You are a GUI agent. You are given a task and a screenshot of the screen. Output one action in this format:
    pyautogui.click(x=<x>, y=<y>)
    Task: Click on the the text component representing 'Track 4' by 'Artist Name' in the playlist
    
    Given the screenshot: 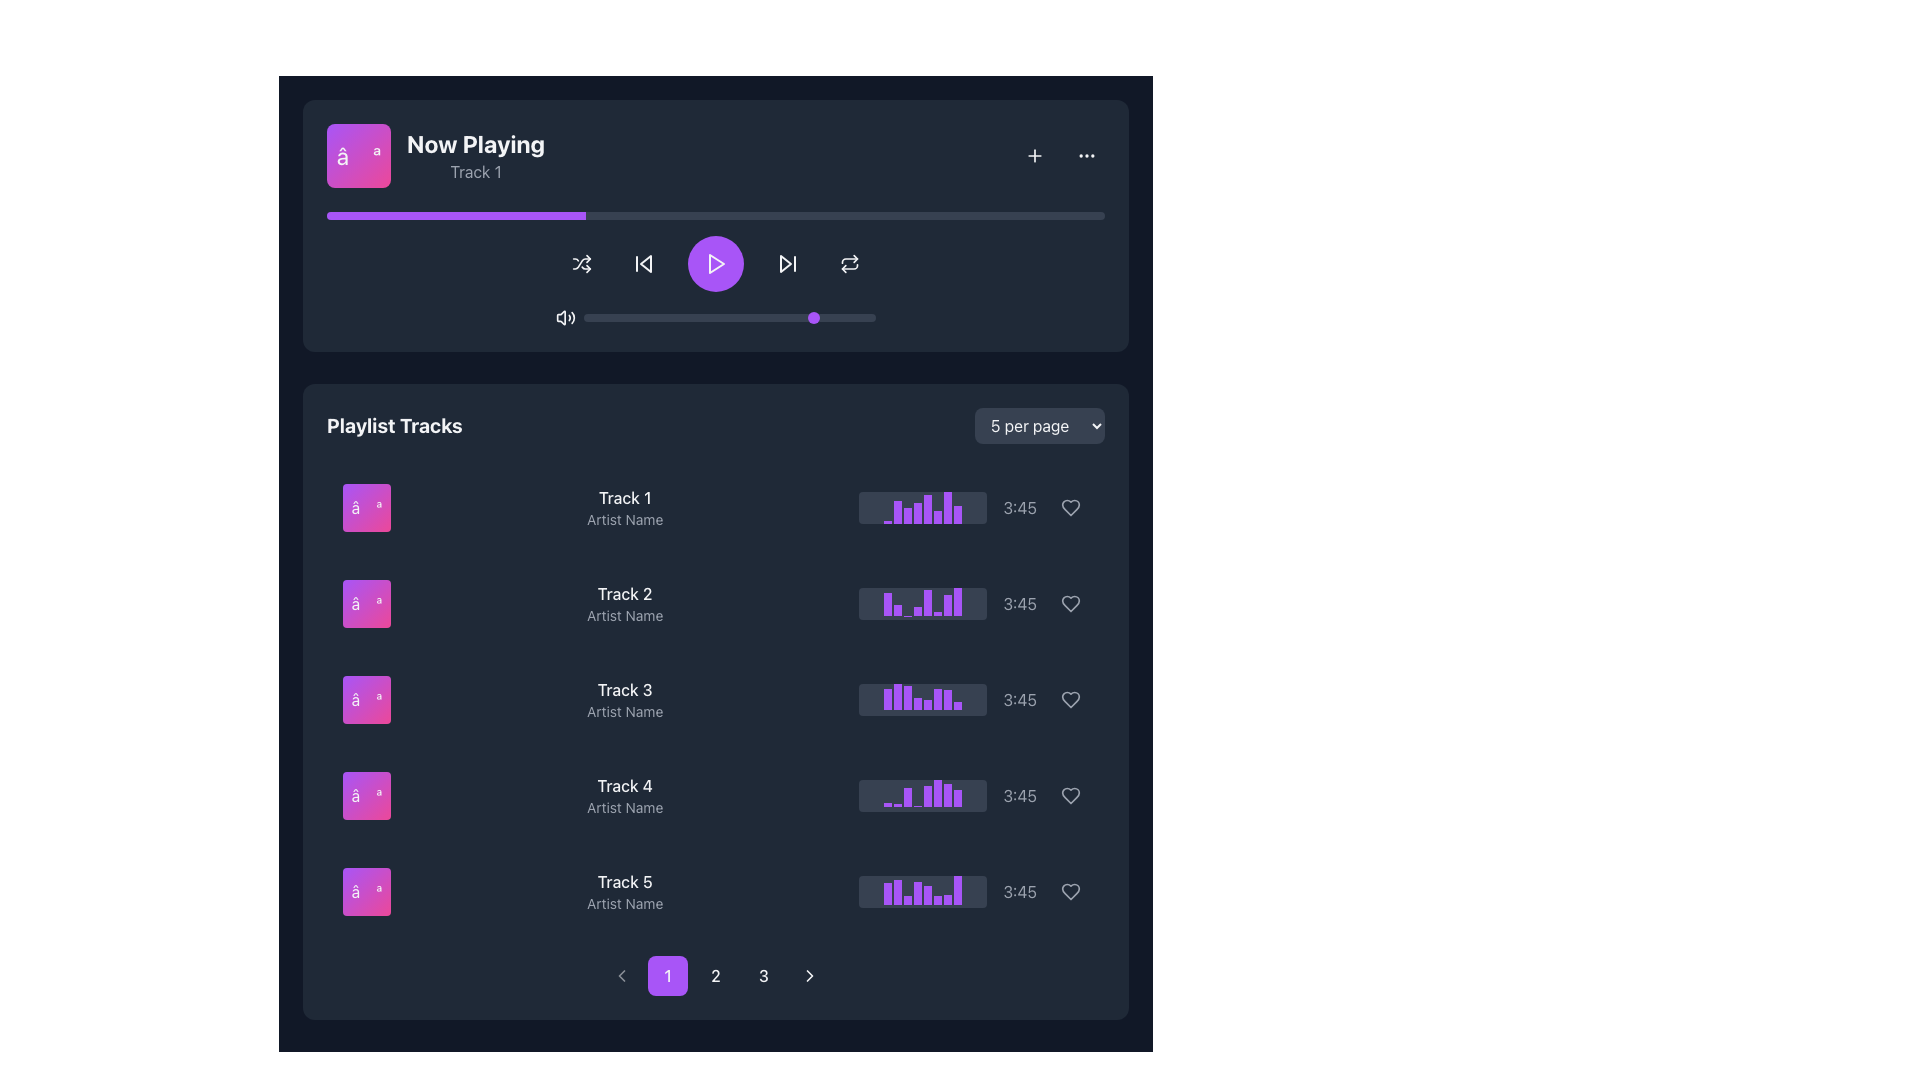 What is the action you would take?
    pyautogui.click(x=623, y=794)
    